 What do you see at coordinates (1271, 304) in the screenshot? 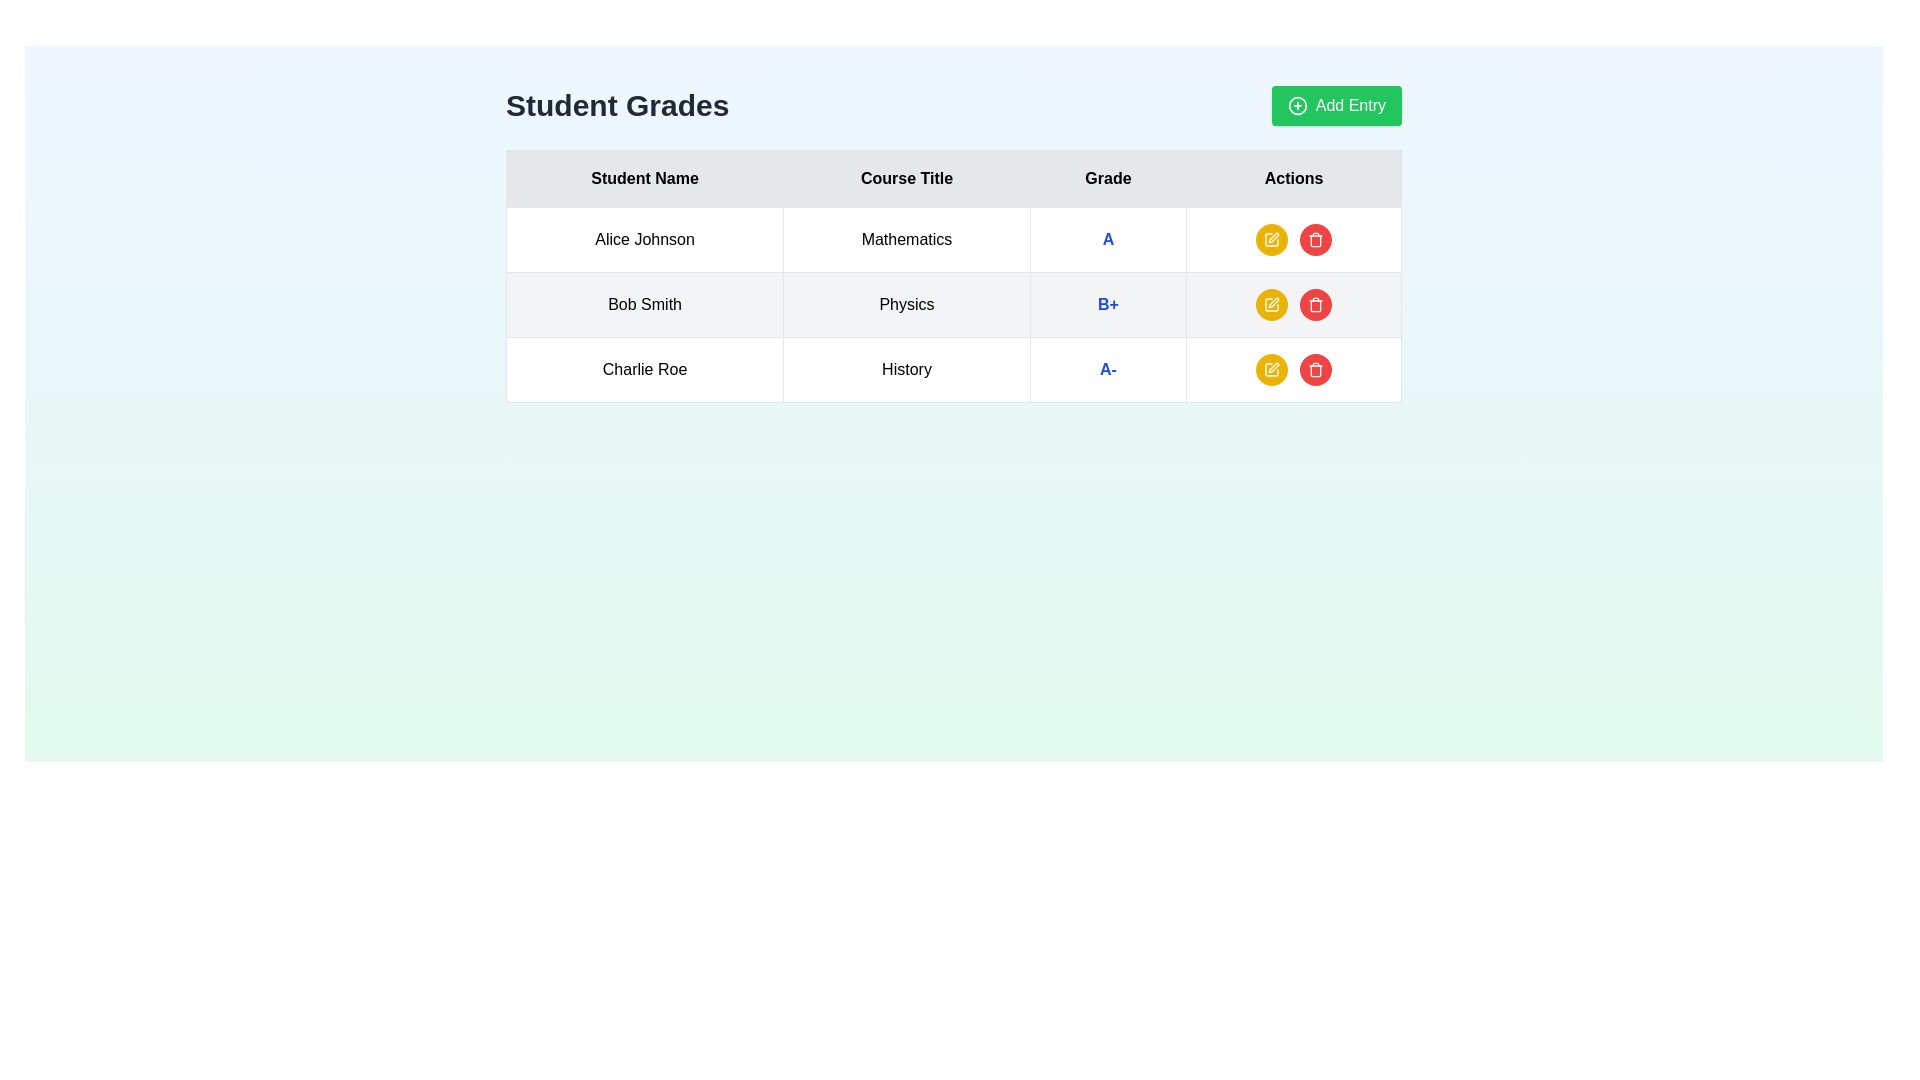
I see `the round yellow button with a pen icon in the second row of the 'Actions' column to initiate edit functionality` at bounding box center [1271, 304].